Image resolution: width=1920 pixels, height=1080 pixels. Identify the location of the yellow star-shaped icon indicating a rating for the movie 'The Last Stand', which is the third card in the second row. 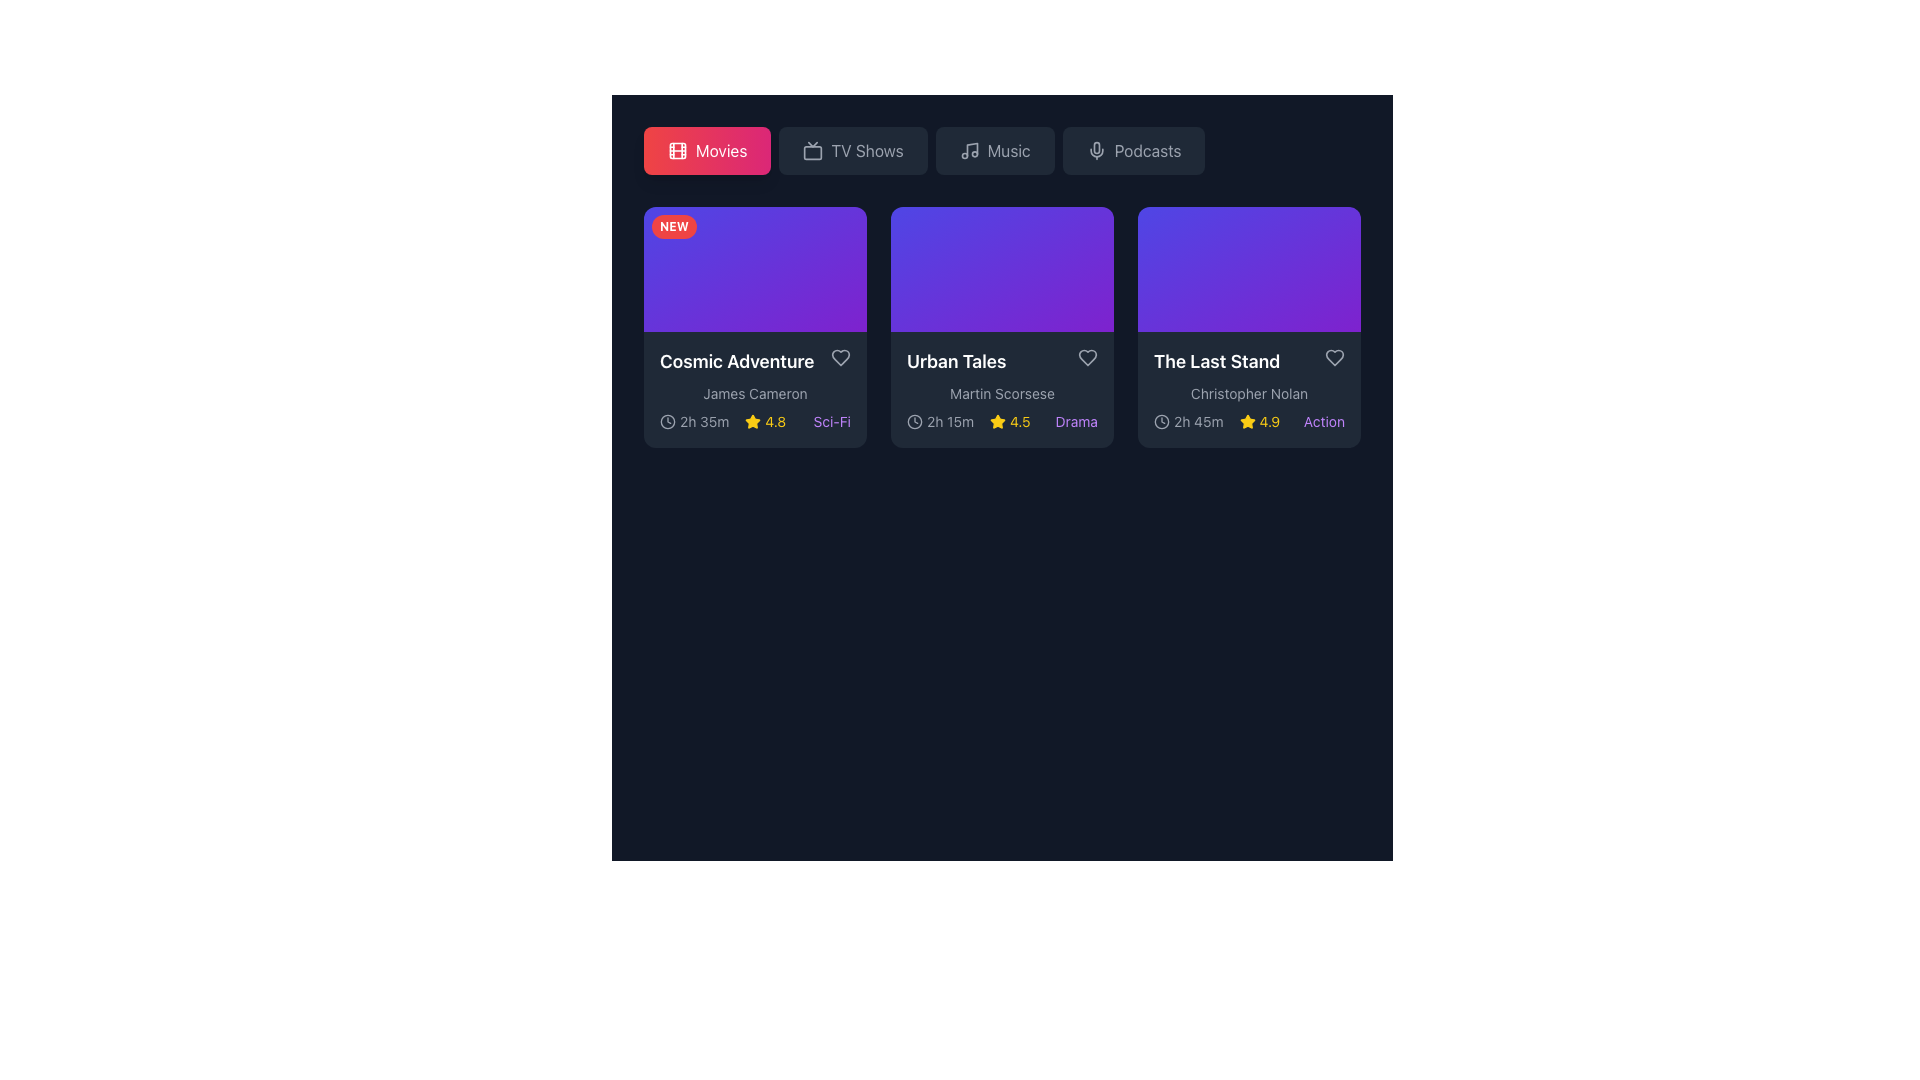
(1246, 421).